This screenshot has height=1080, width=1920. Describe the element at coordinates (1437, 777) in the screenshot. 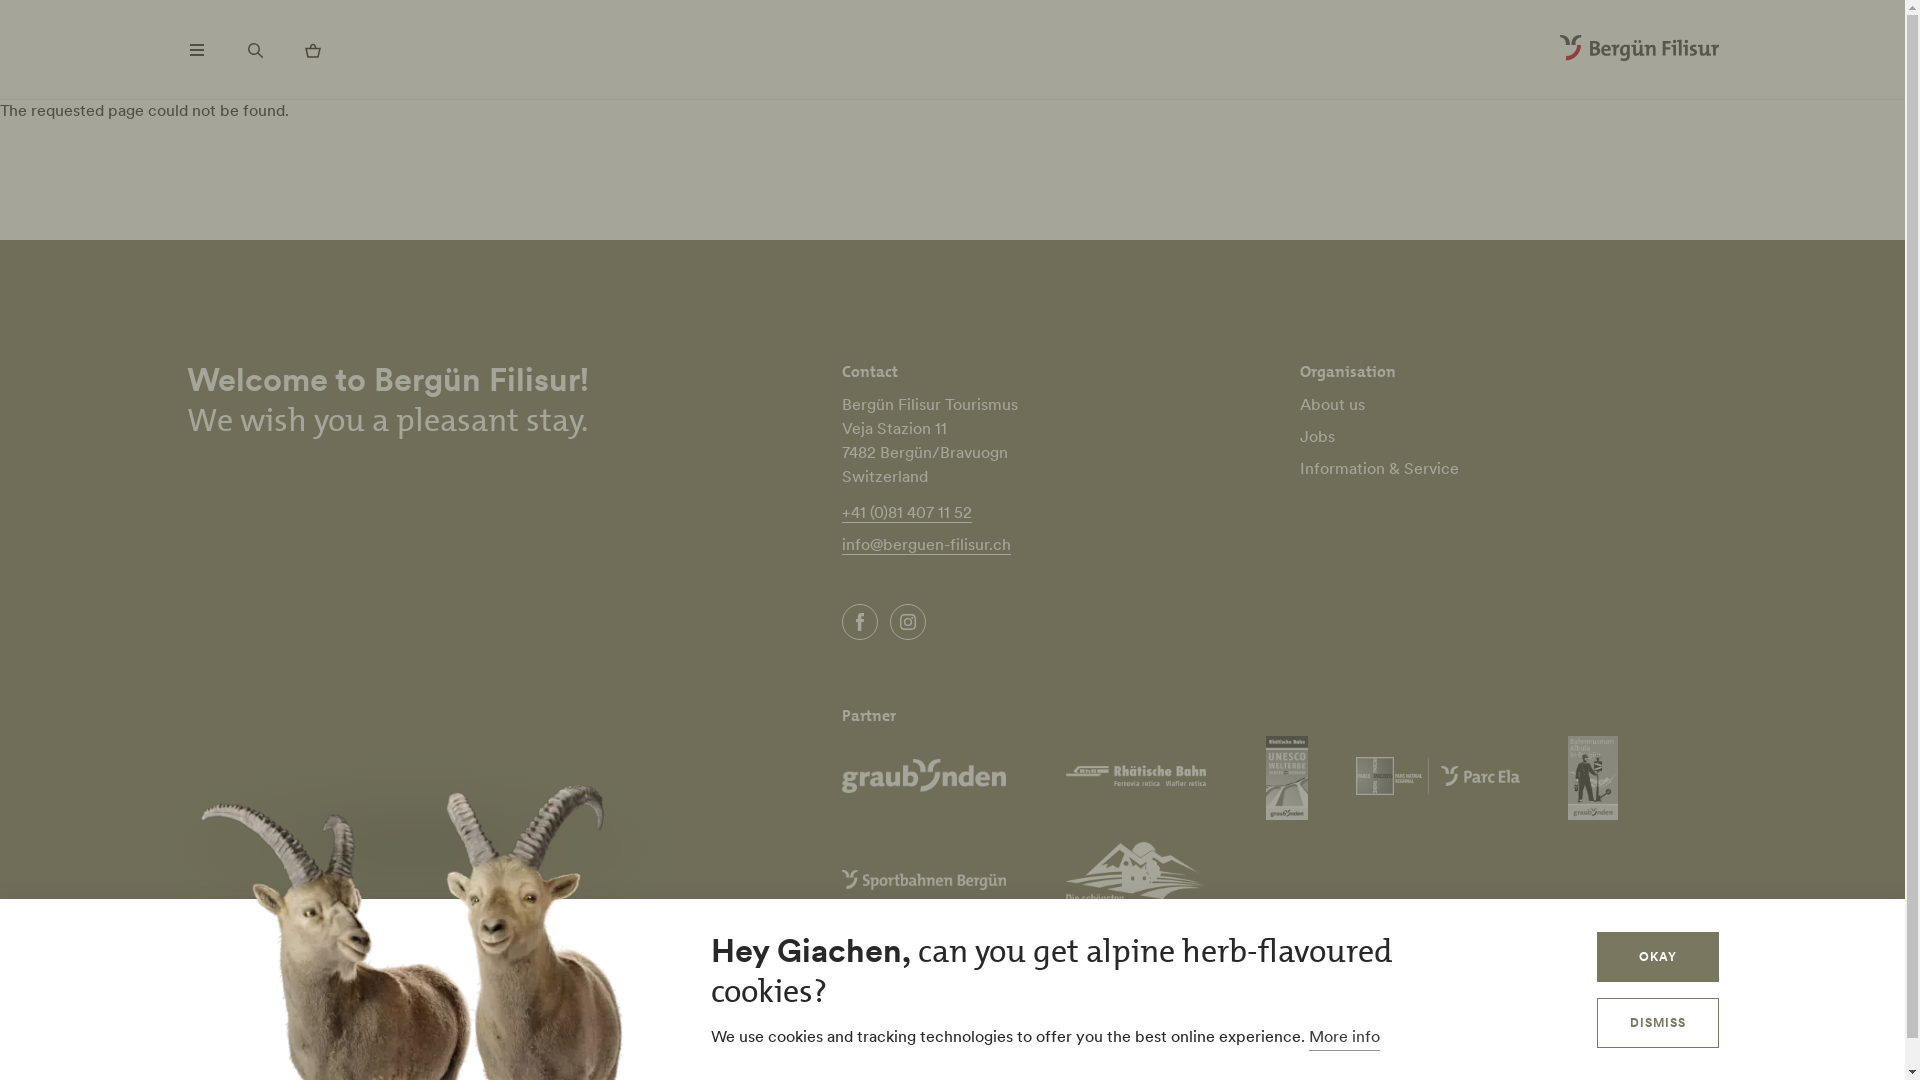

I see `'Parc Ela'` at that location.